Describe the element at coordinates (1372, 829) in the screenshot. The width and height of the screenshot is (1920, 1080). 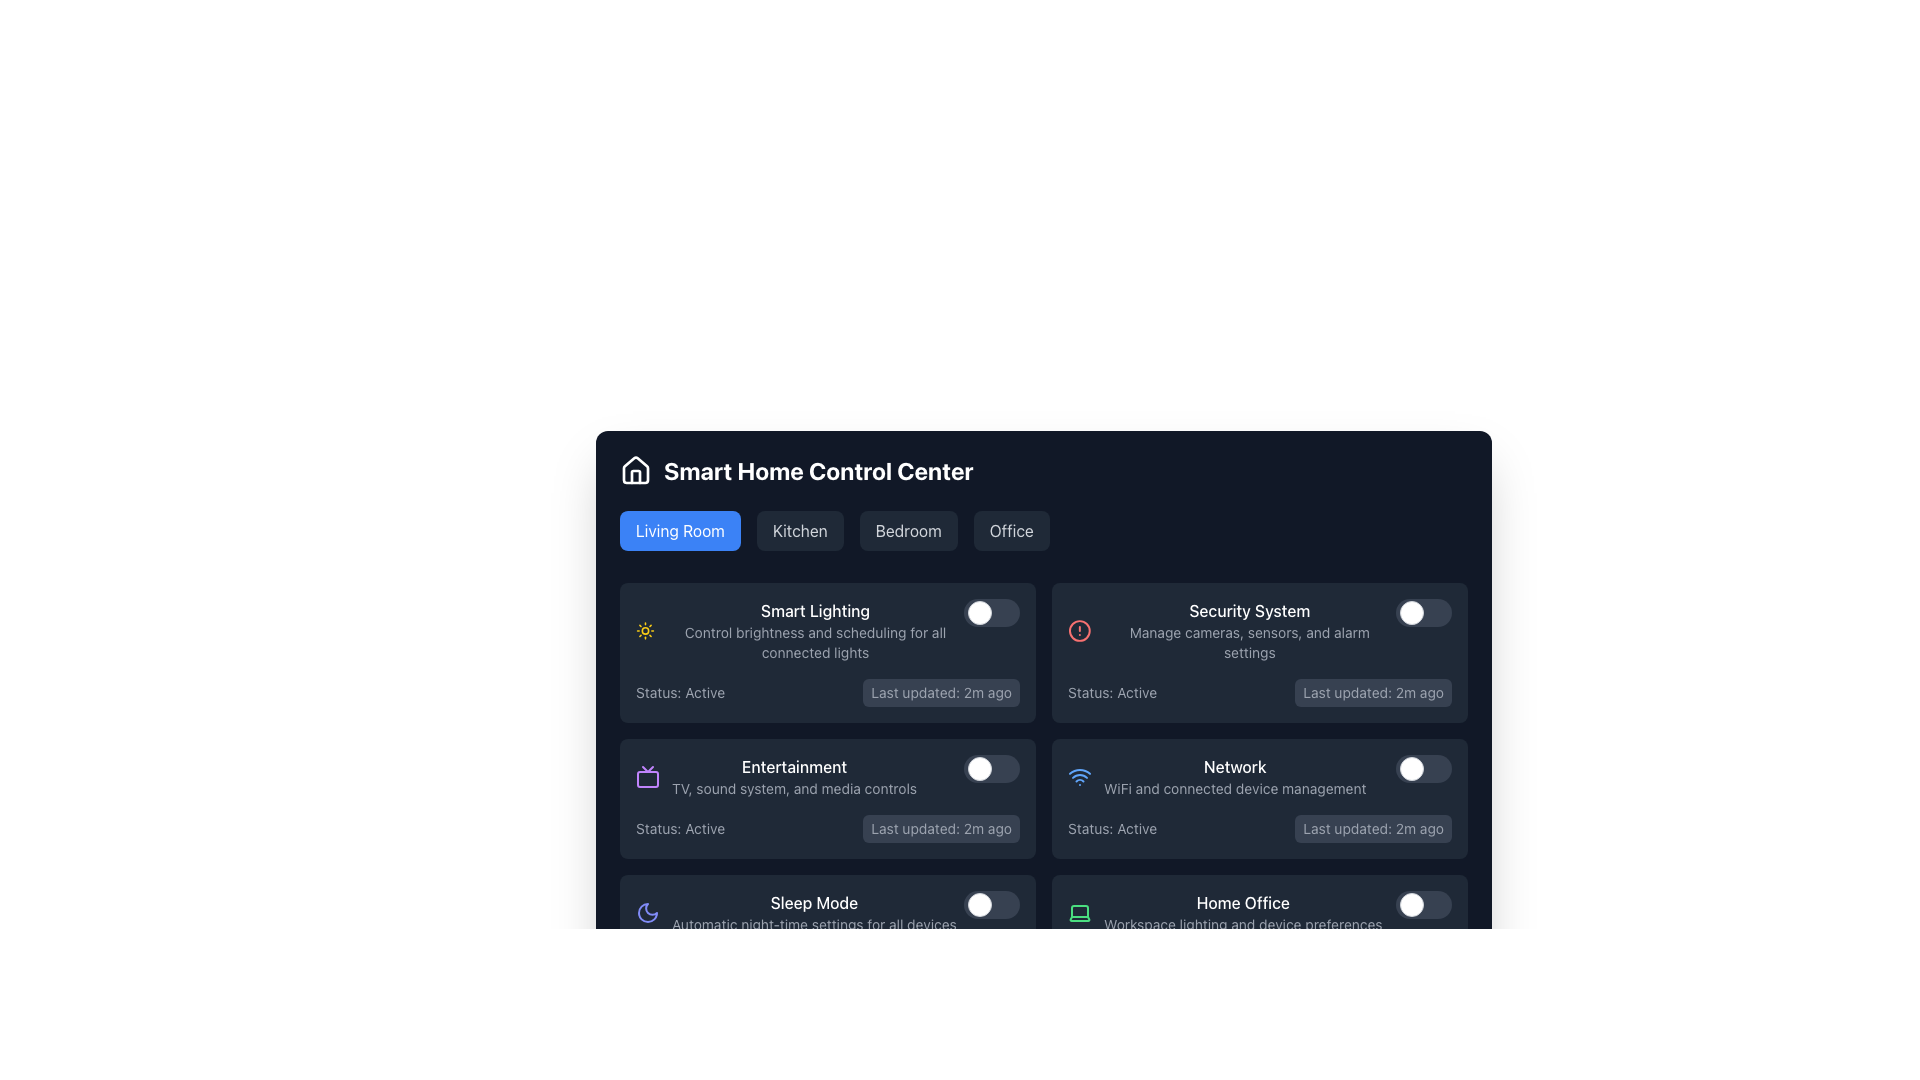
I see `the static informational text element indicating the timing of the last update, located in the bottom-right corner of the 'Network' section` at that location.